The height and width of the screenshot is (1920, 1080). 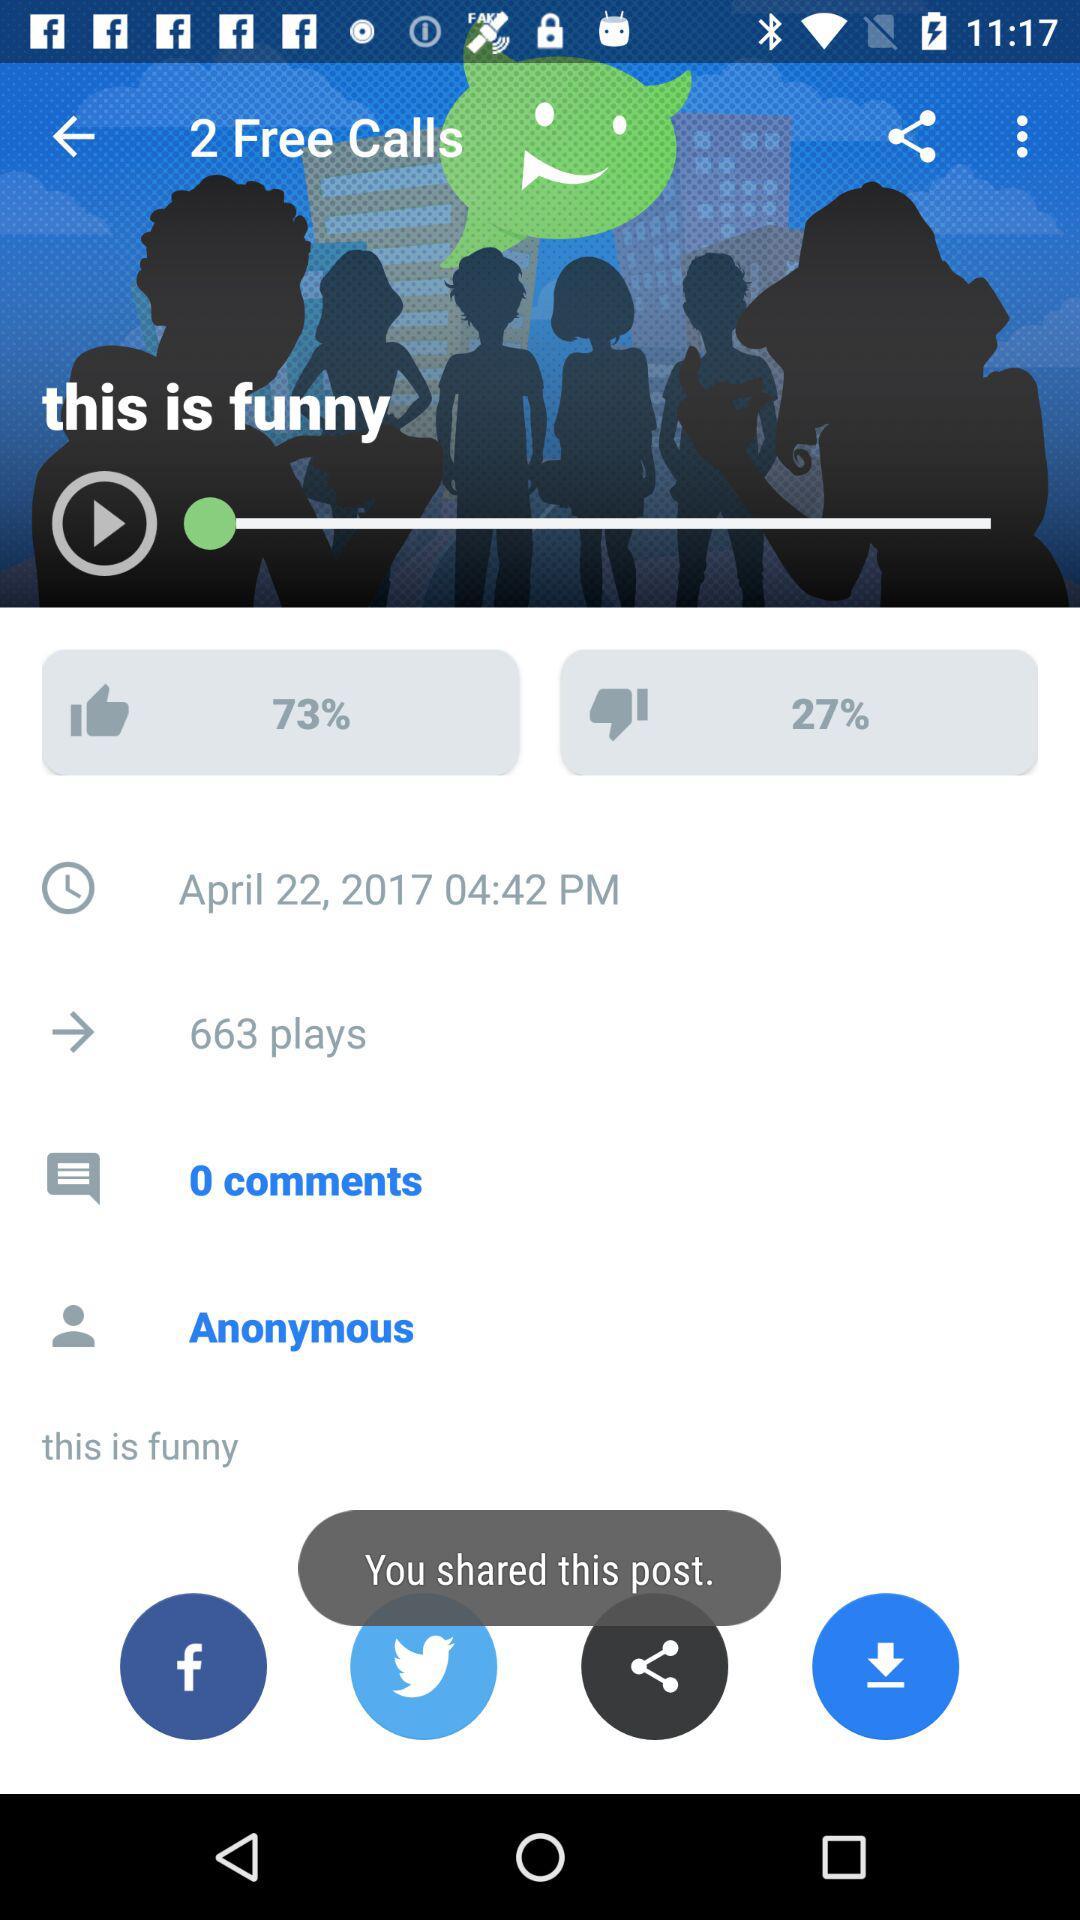 I want to click on media this is funny, so click(x=83, y=533).